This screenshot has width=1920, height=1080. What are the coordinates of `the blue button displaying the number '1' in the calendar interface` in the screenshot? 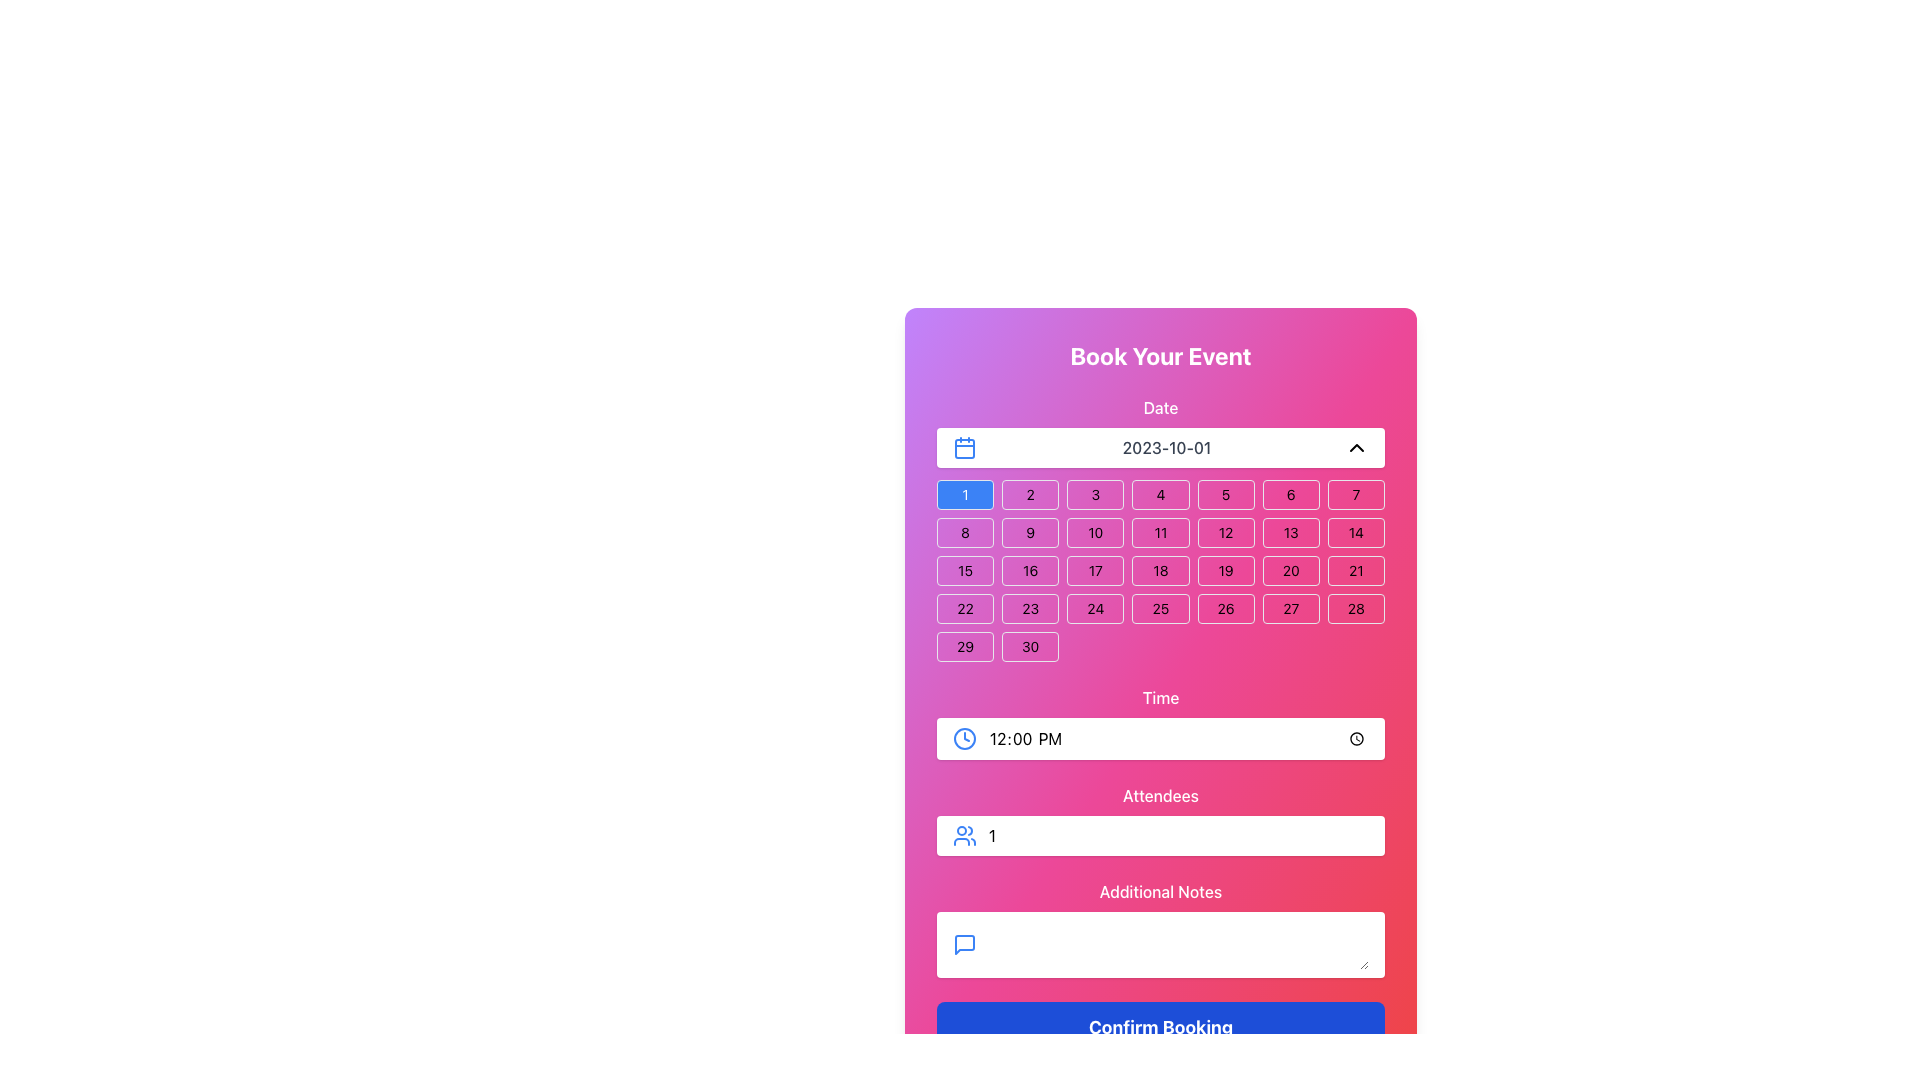 It's located at (965, 494).